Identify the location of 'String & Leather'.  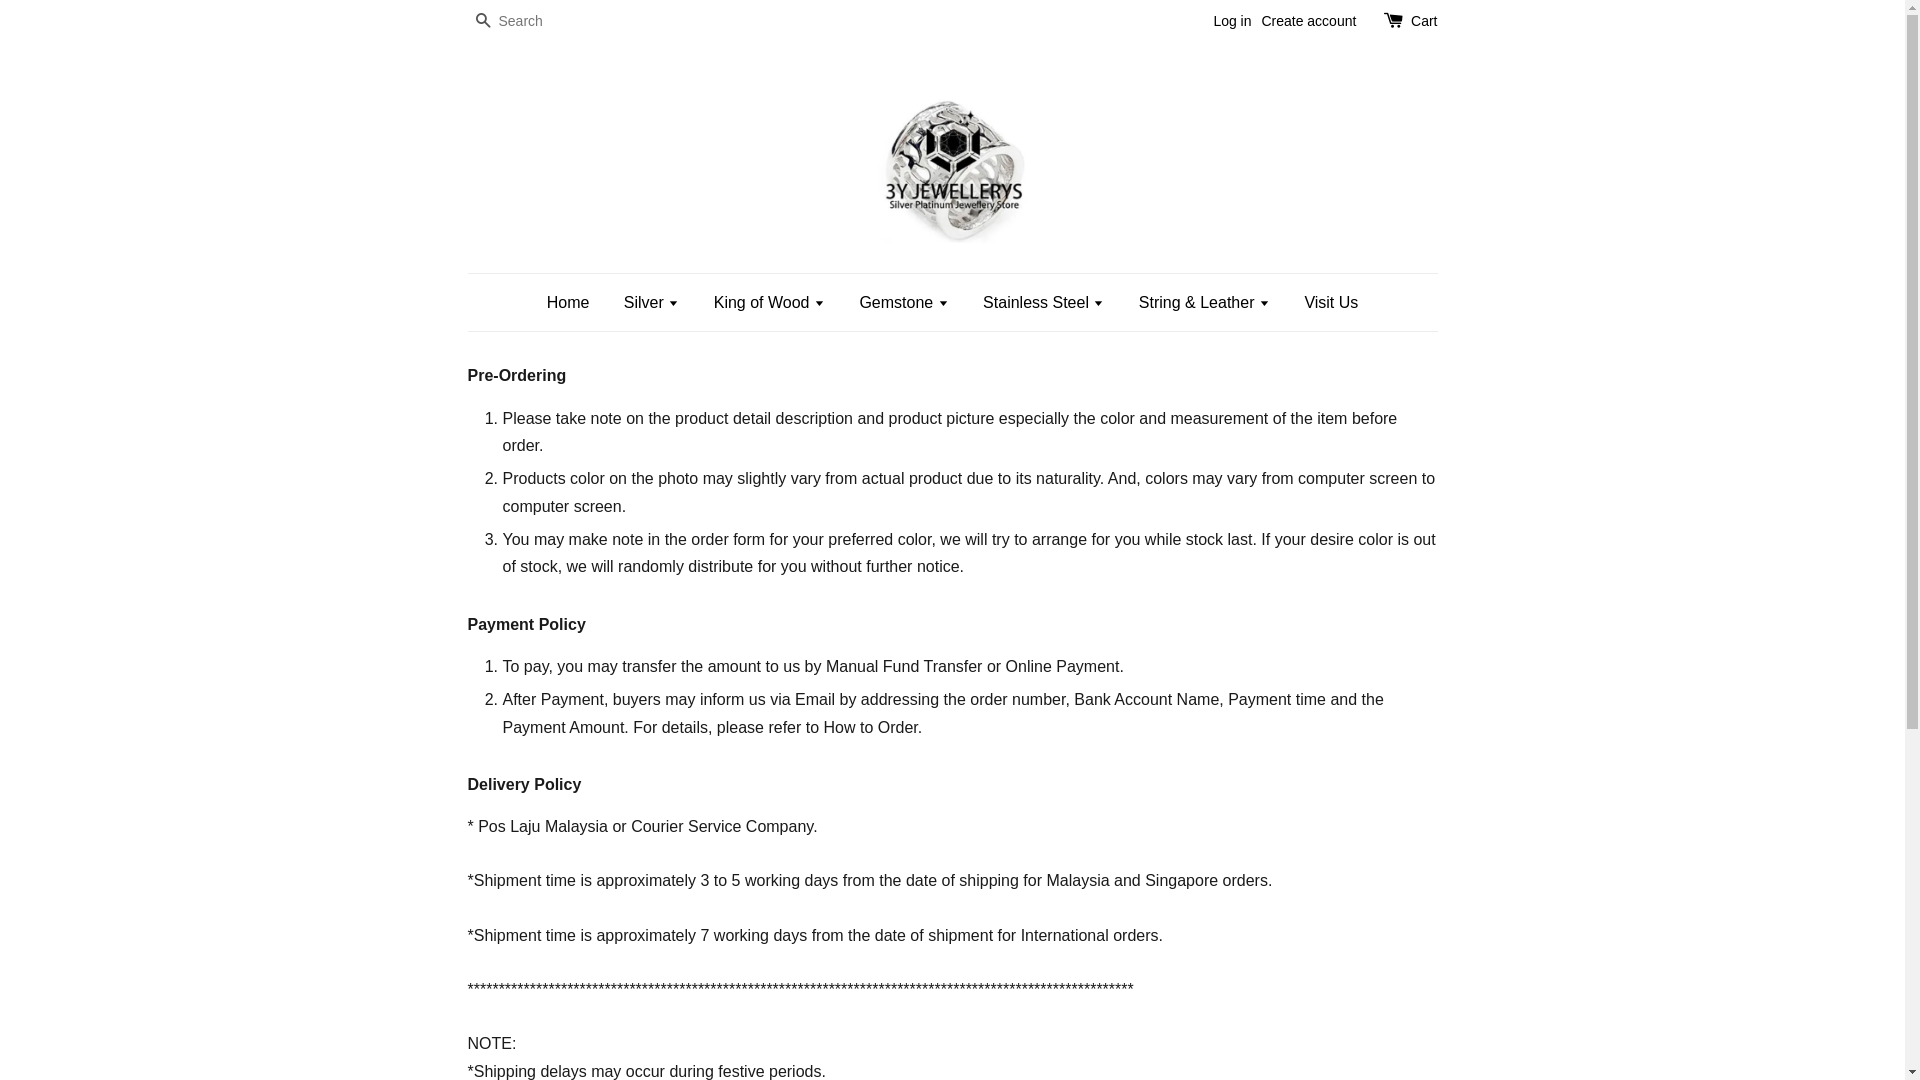
(1123, 302).